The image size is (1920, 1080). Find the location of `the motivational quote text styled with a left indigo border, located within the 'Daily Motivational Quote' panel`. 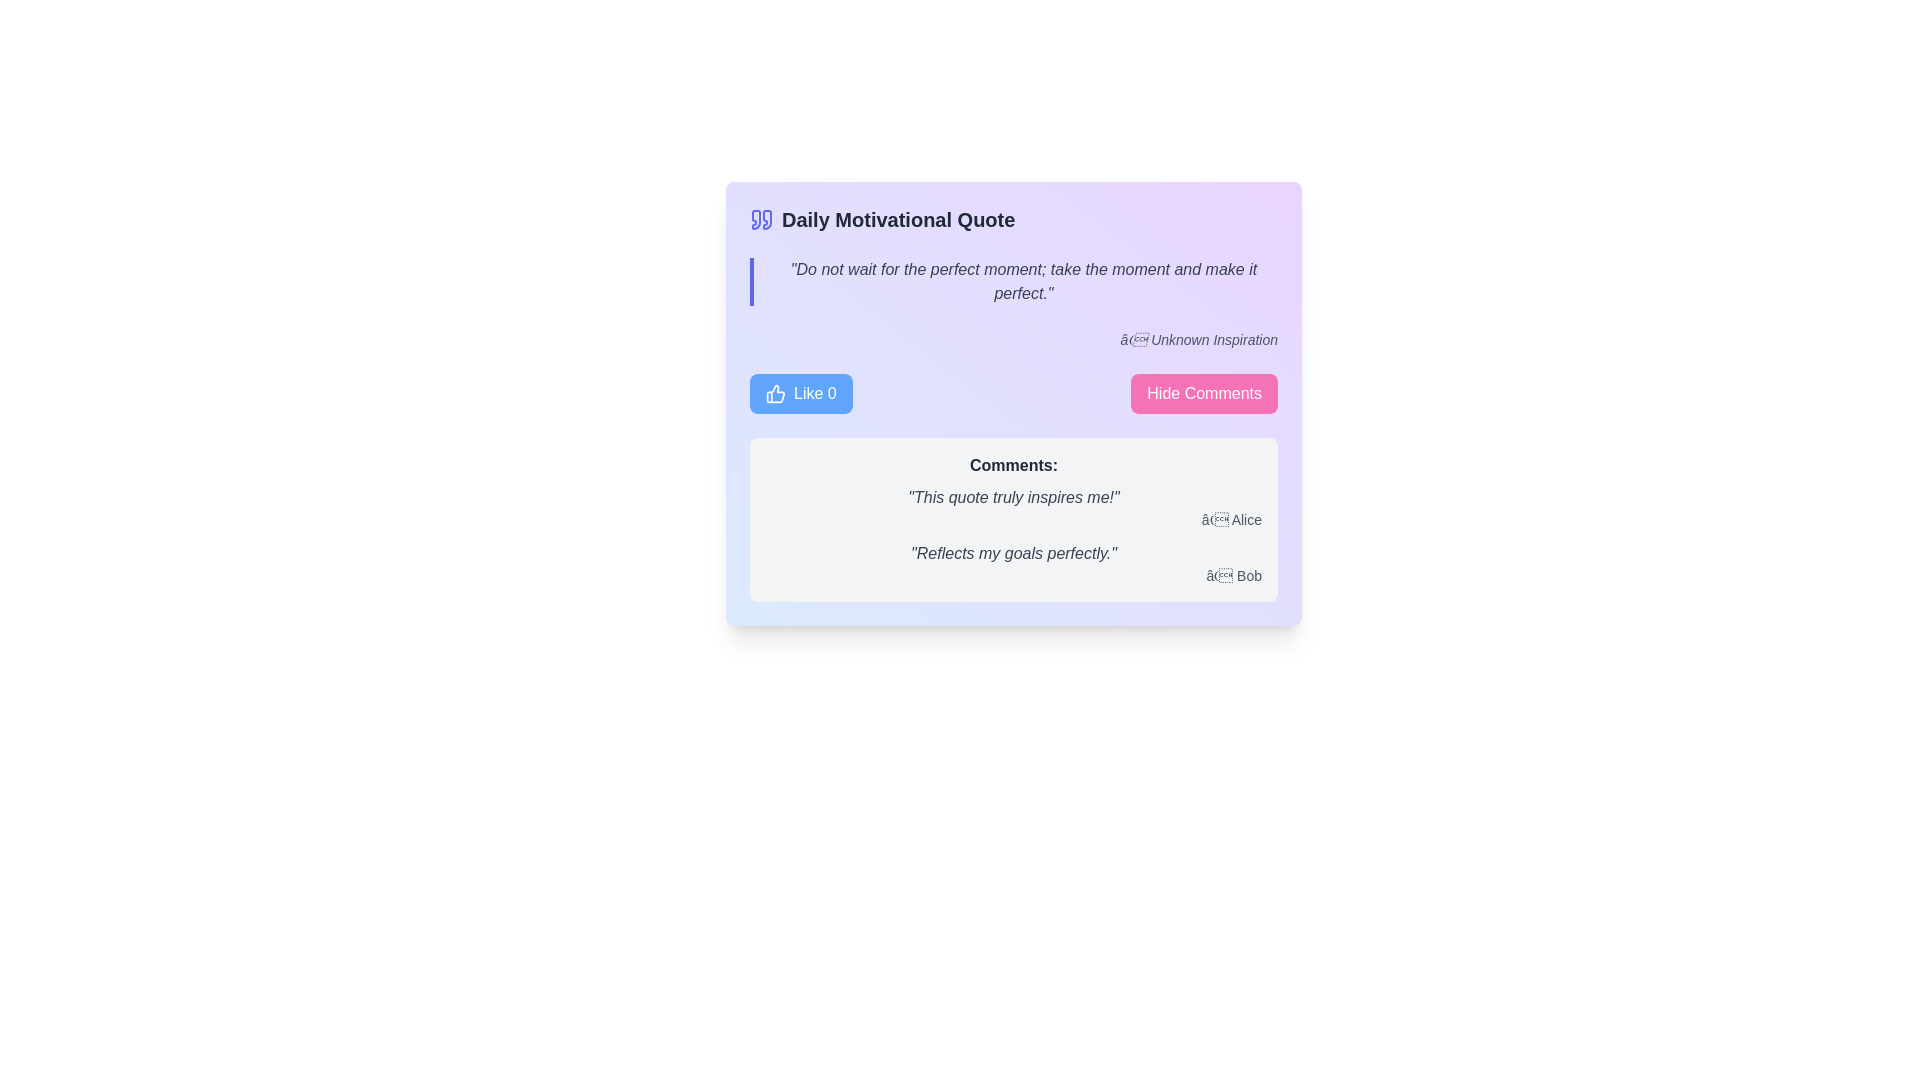

the motivational quote text styled with a left indigo border, located within the 'Daily Motivational Quote' panel is located at coordinates (1013, 281).